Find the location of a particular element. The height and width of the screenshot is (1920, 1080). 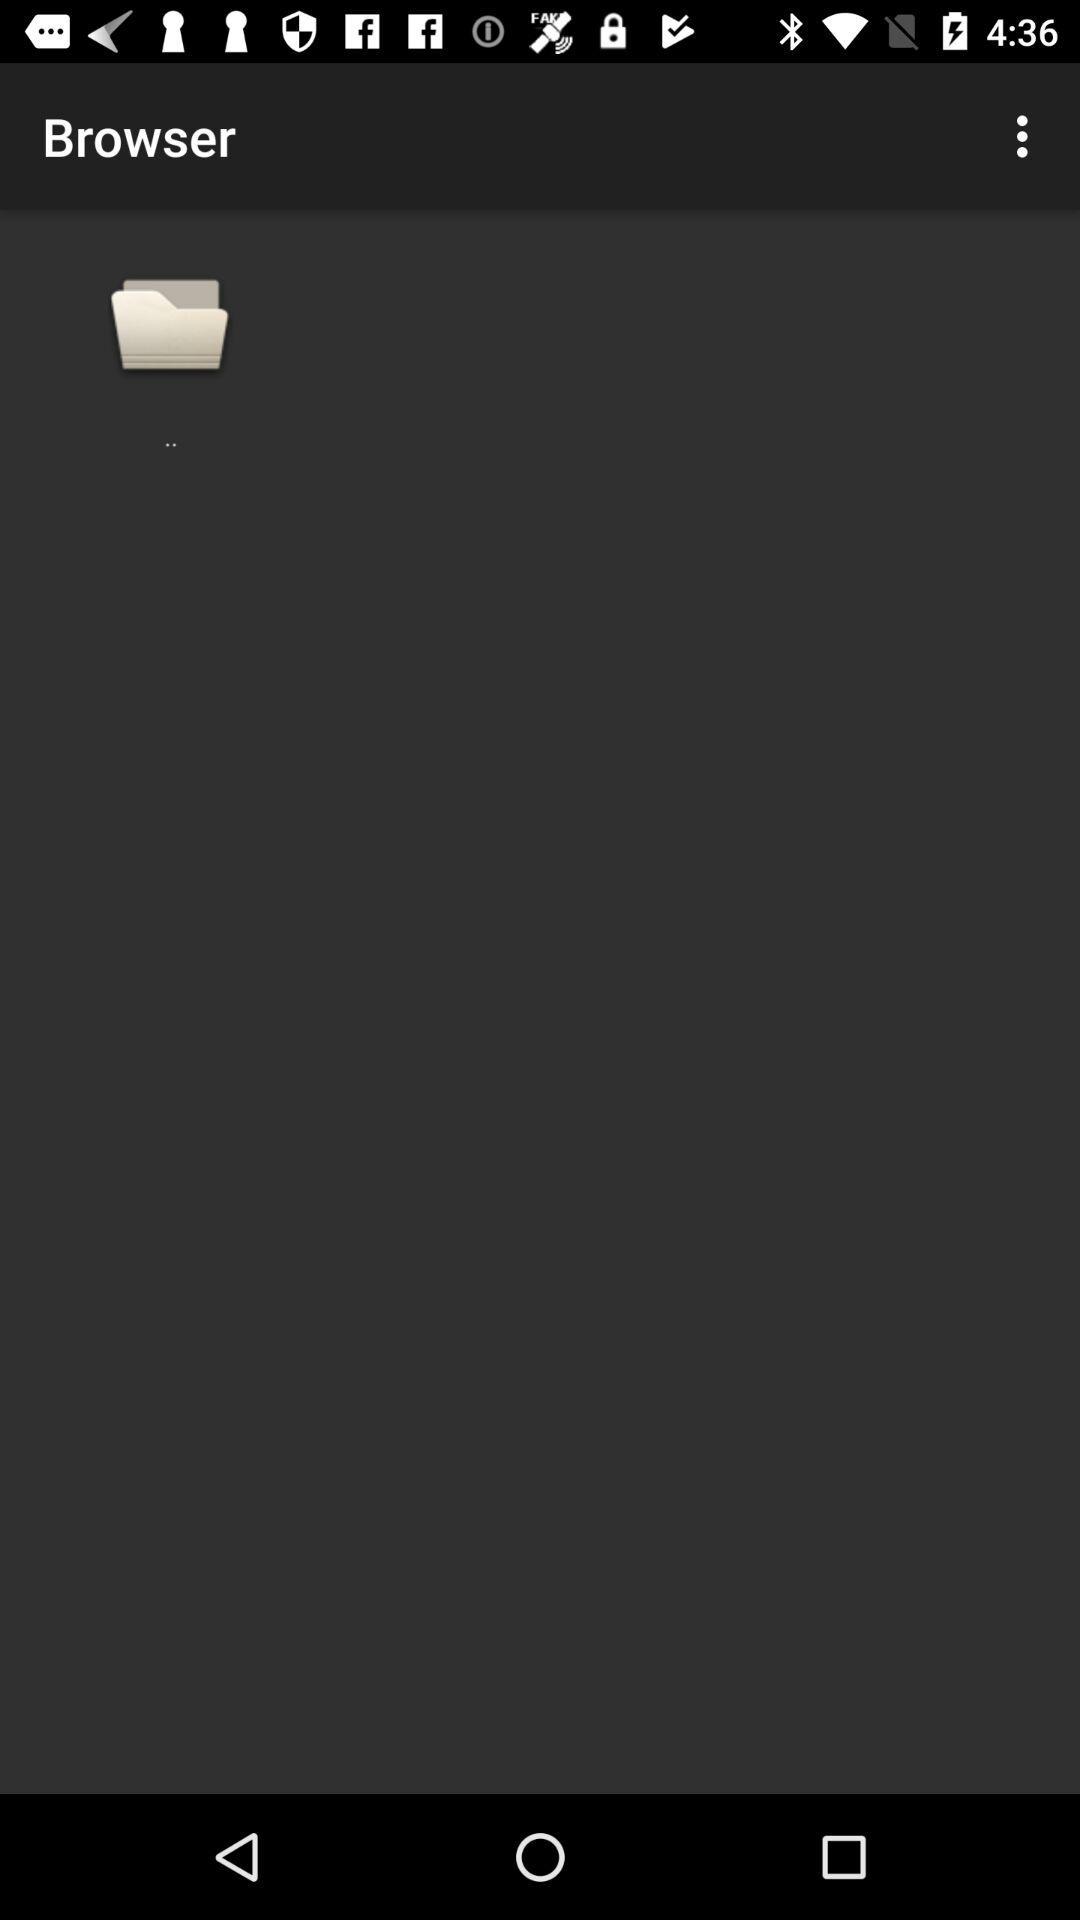

item to the right of the browser icon is located at coordinates (1027, 135).